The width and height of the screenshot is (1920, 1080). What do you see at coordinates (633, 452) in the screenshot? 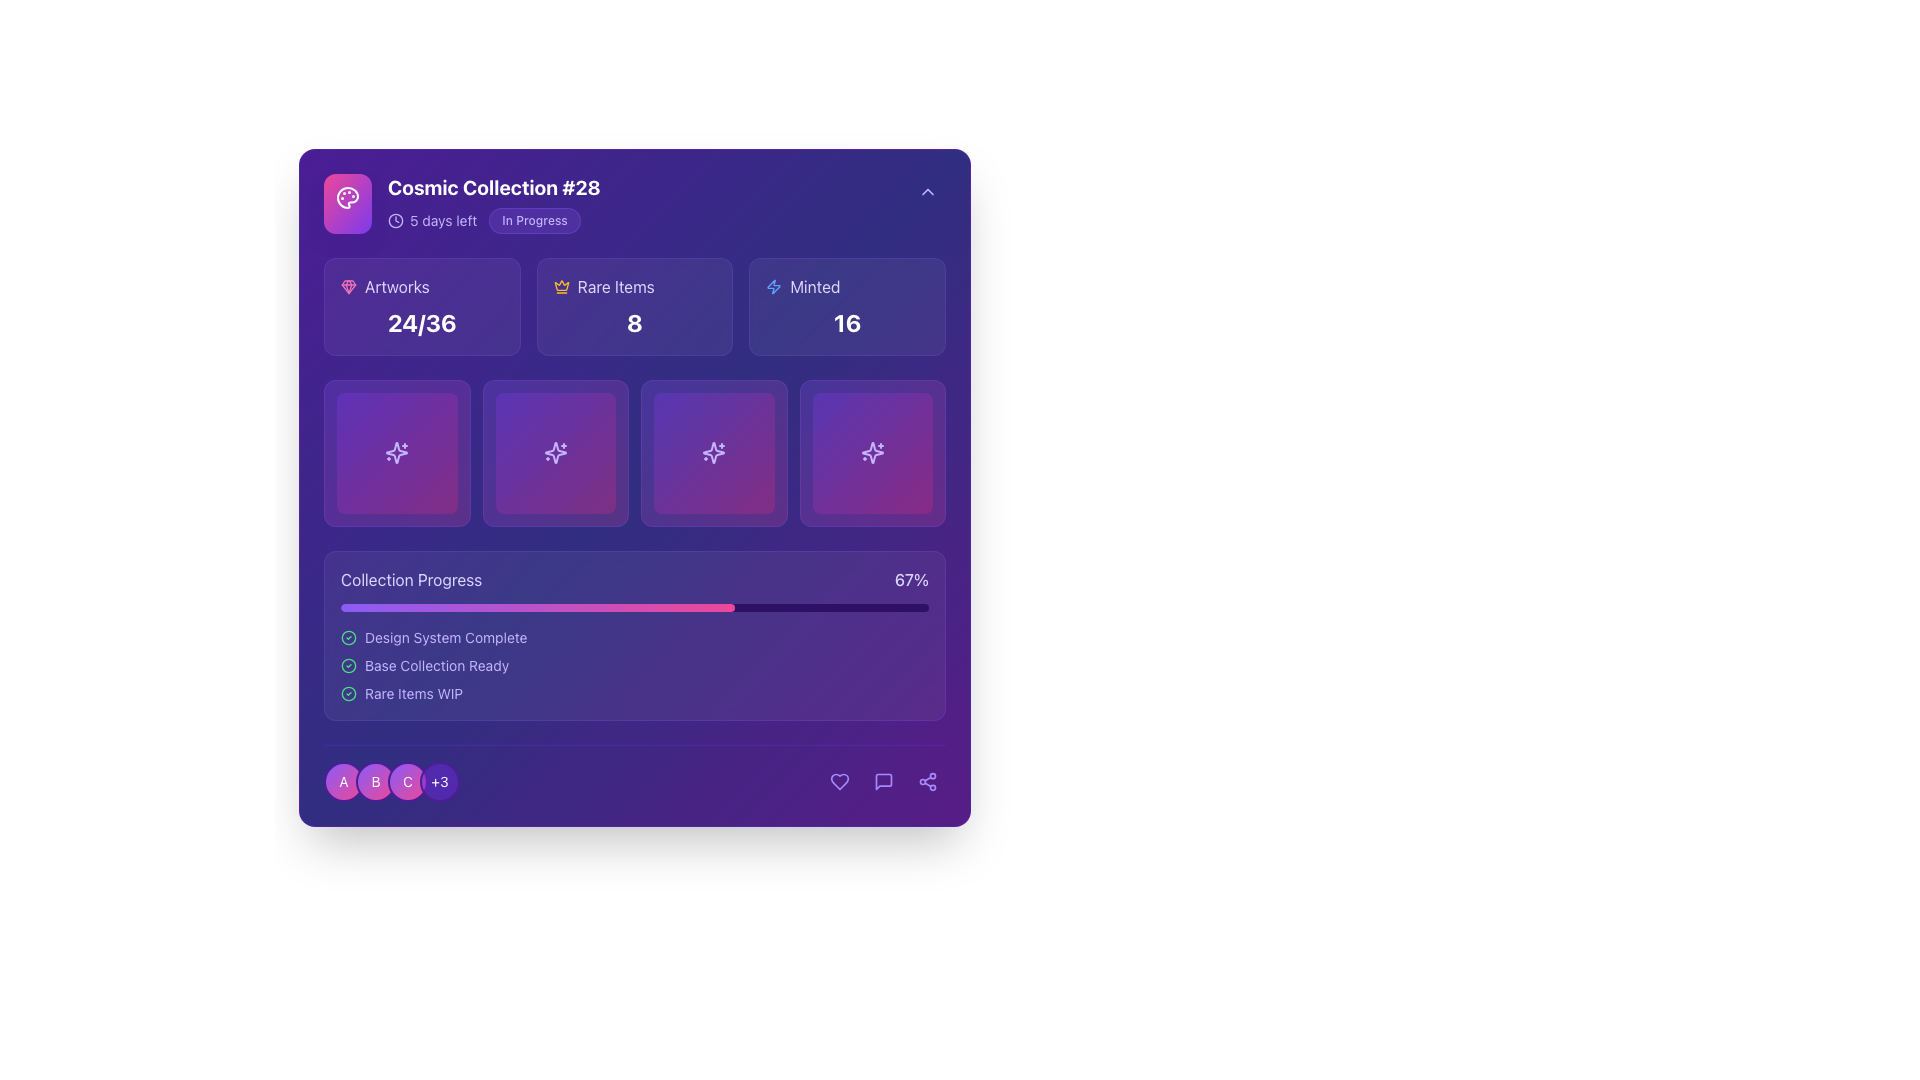
I see `the interactive grid item or button` at bounding box center [633, 452].